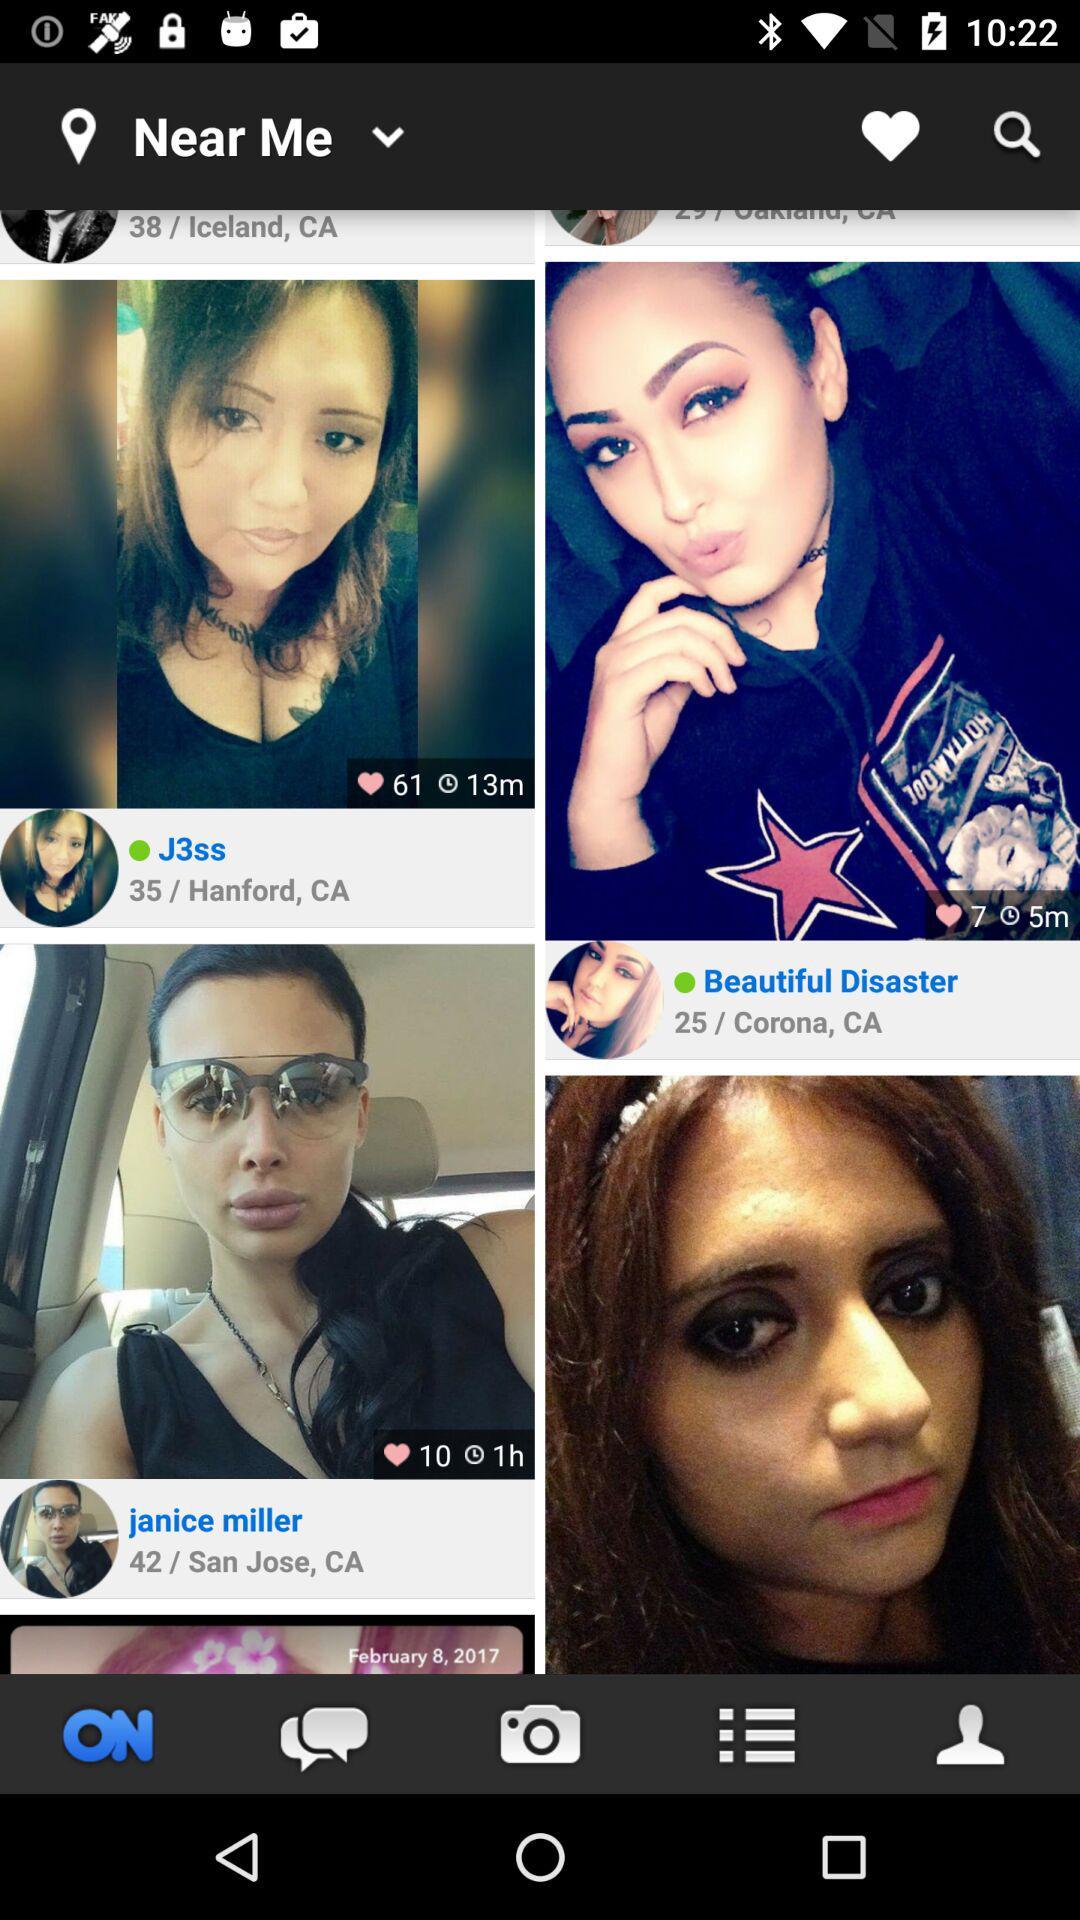 This screenshot has height=1920, width=1080. I want to click on it is clickable click to see the option, so click(756, 1733).